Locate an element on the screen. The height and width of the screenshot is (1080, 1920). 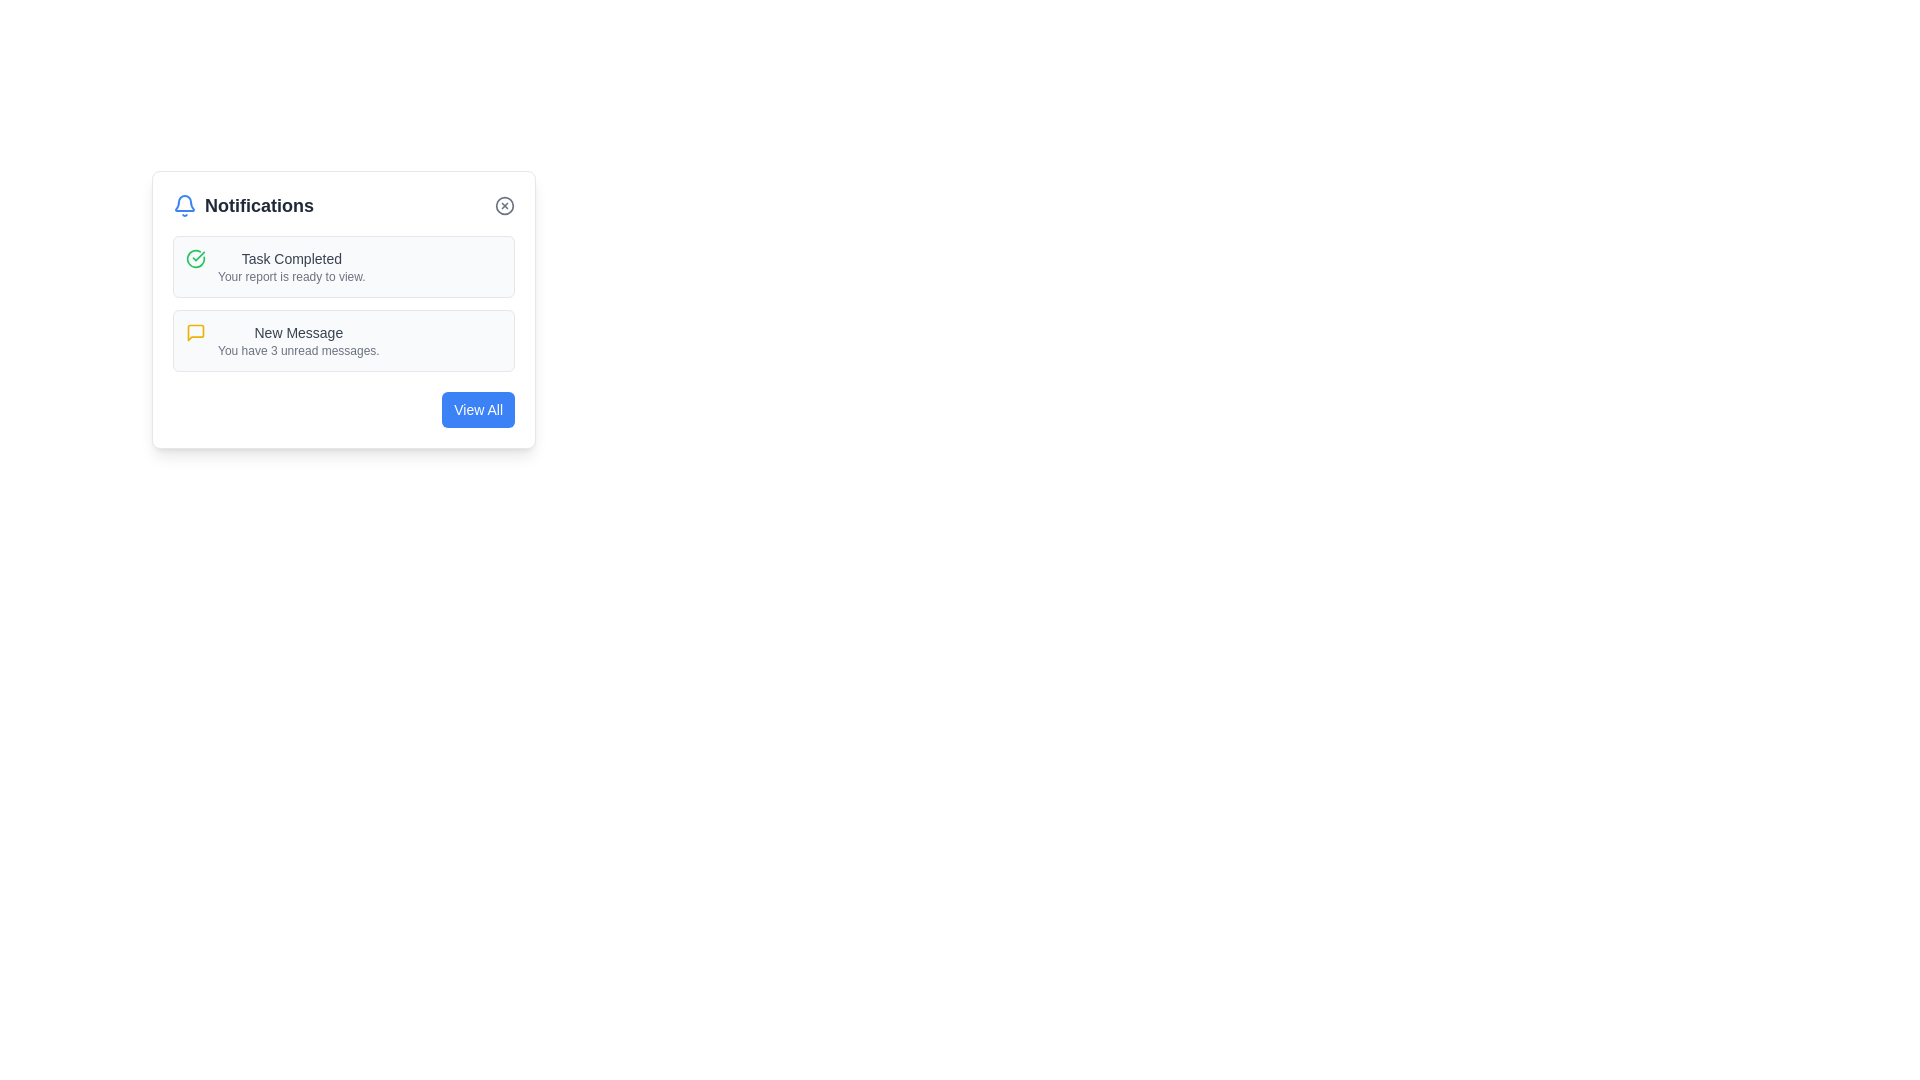
the message notification icon located to the left of the 'New Message' notification item, which is the second icon among the notification items is located at coordinates (196, 331).